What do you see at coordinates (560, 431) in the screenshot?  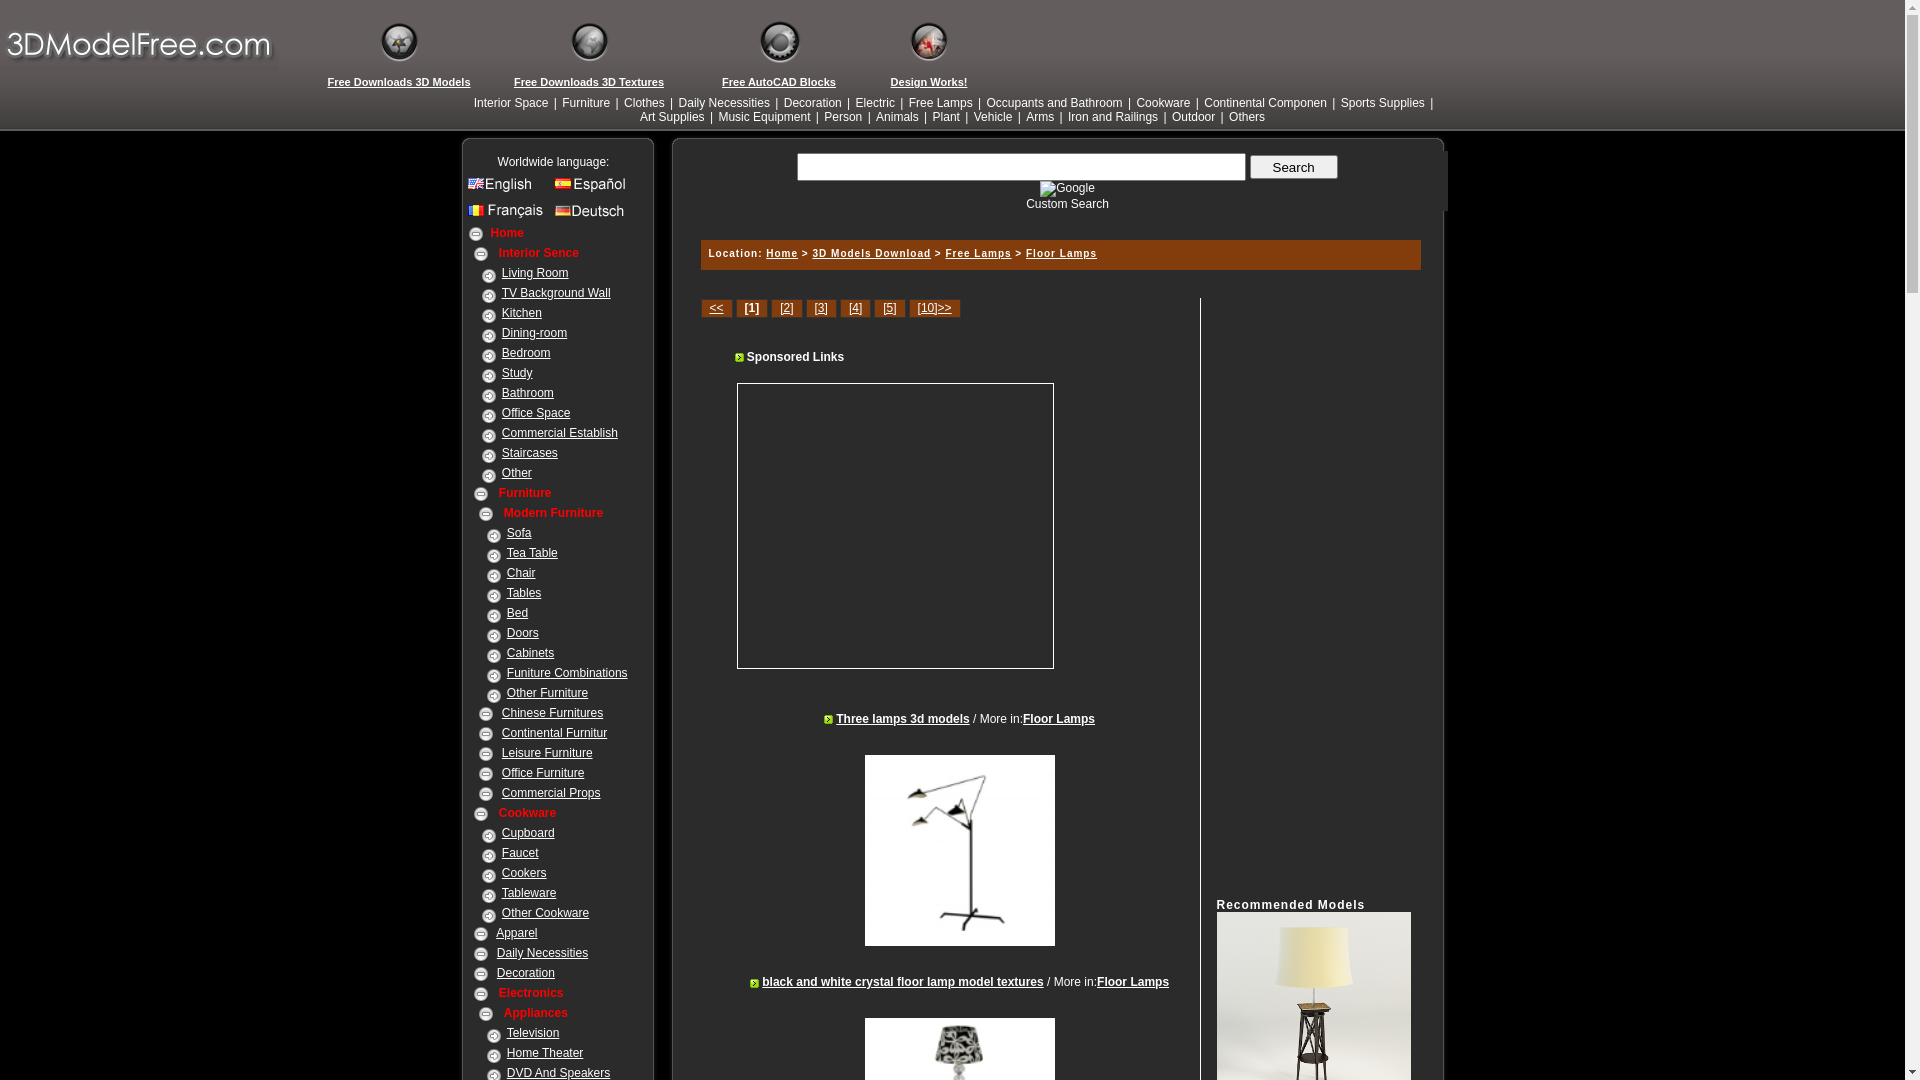 I see `'Commercial Establish'` at bounding box center [560, 431].